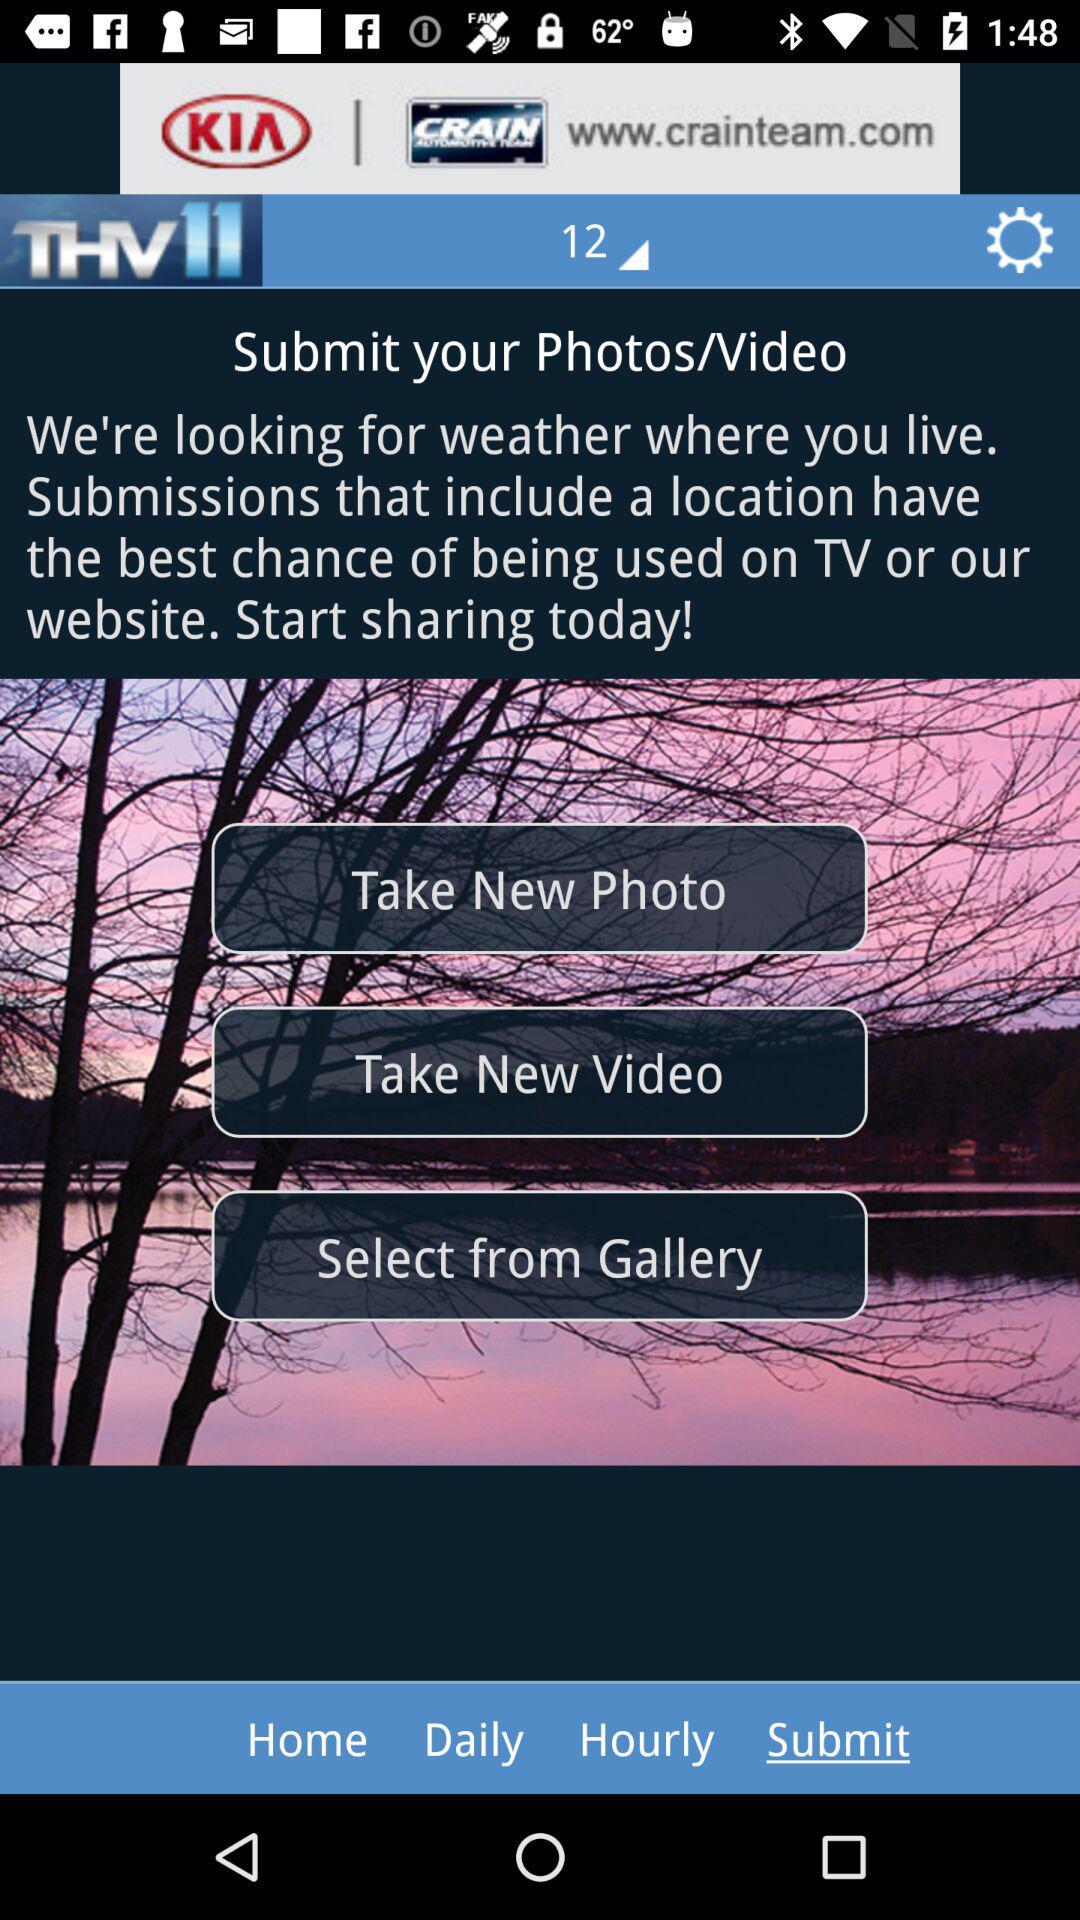 This screenshot has height=1920, width=1080. What do you see at coordinates (540, 127) in the screenshot?
I see `commercial` at bounding box center [540, 127].